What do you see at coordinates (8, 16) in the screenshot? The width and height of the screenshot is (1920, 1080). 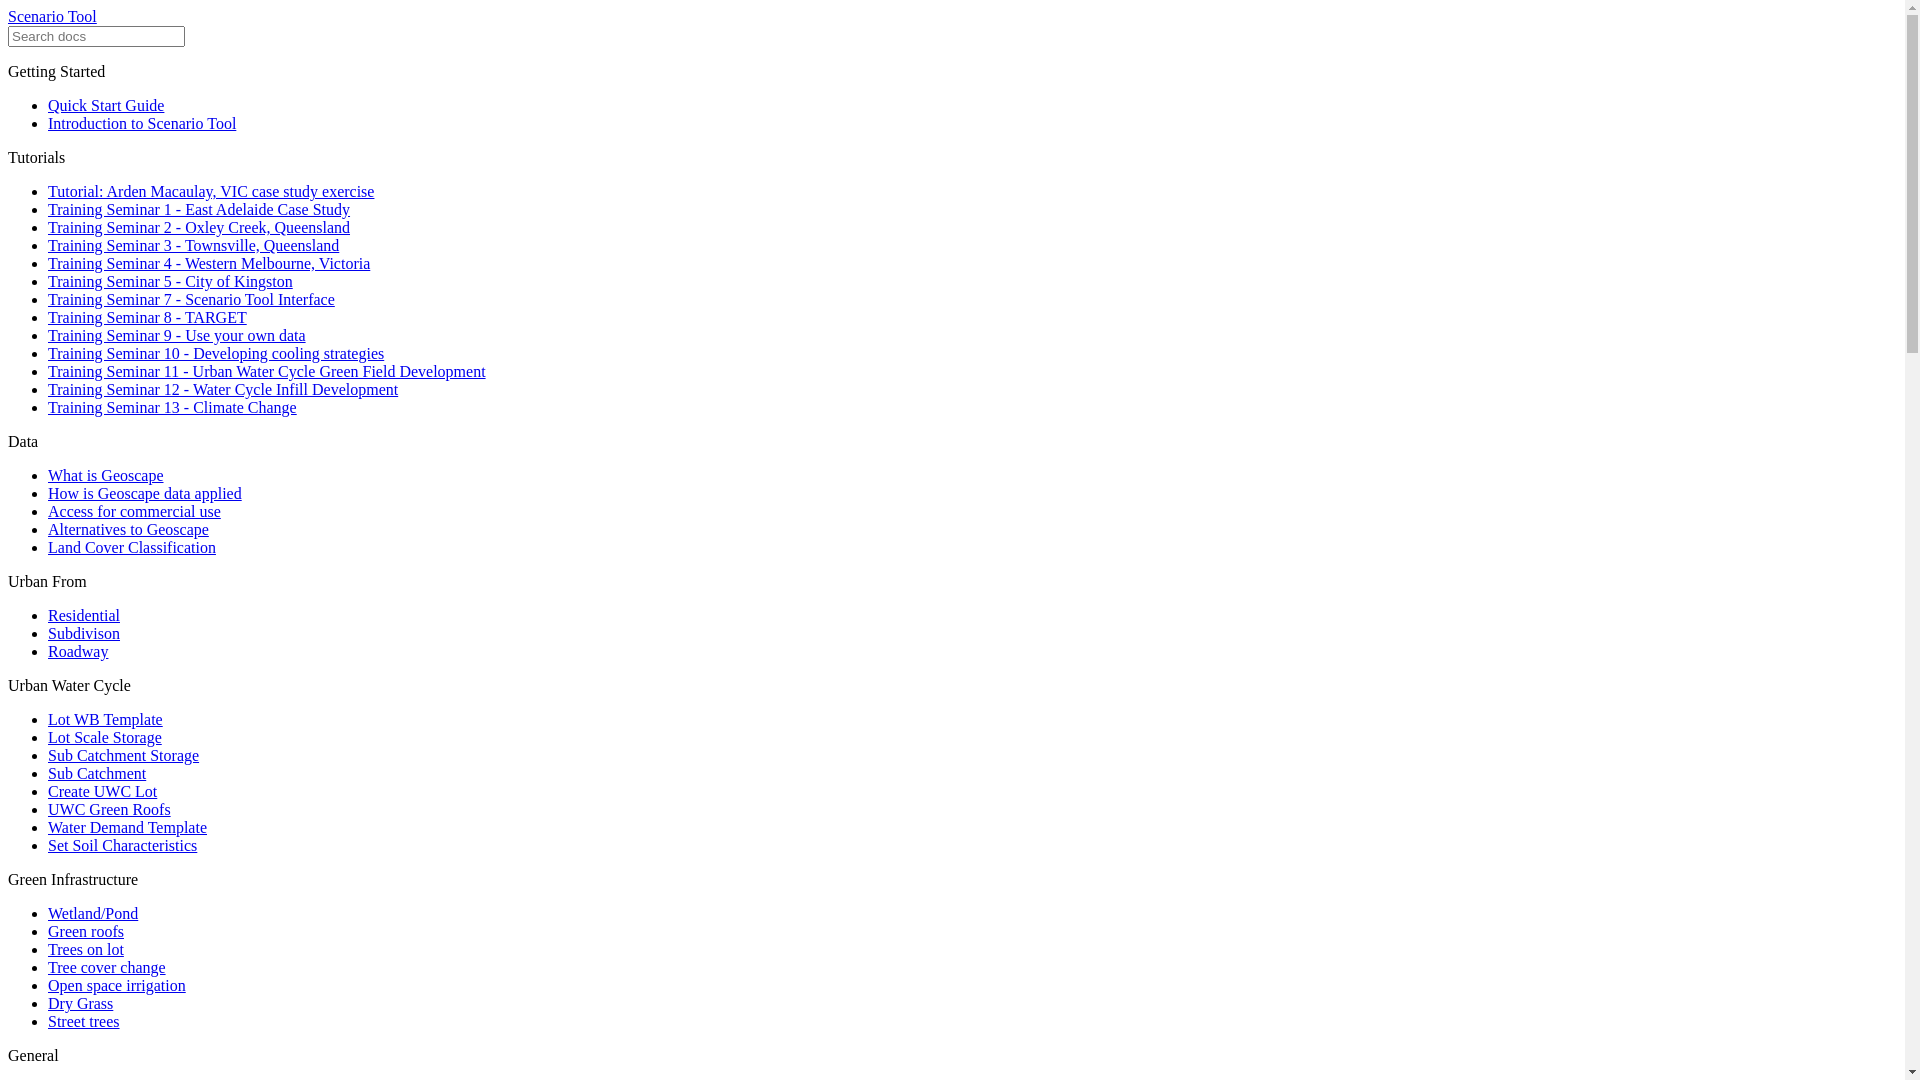 I see `'Scenario Tool'` at bounding box center [8, 16].